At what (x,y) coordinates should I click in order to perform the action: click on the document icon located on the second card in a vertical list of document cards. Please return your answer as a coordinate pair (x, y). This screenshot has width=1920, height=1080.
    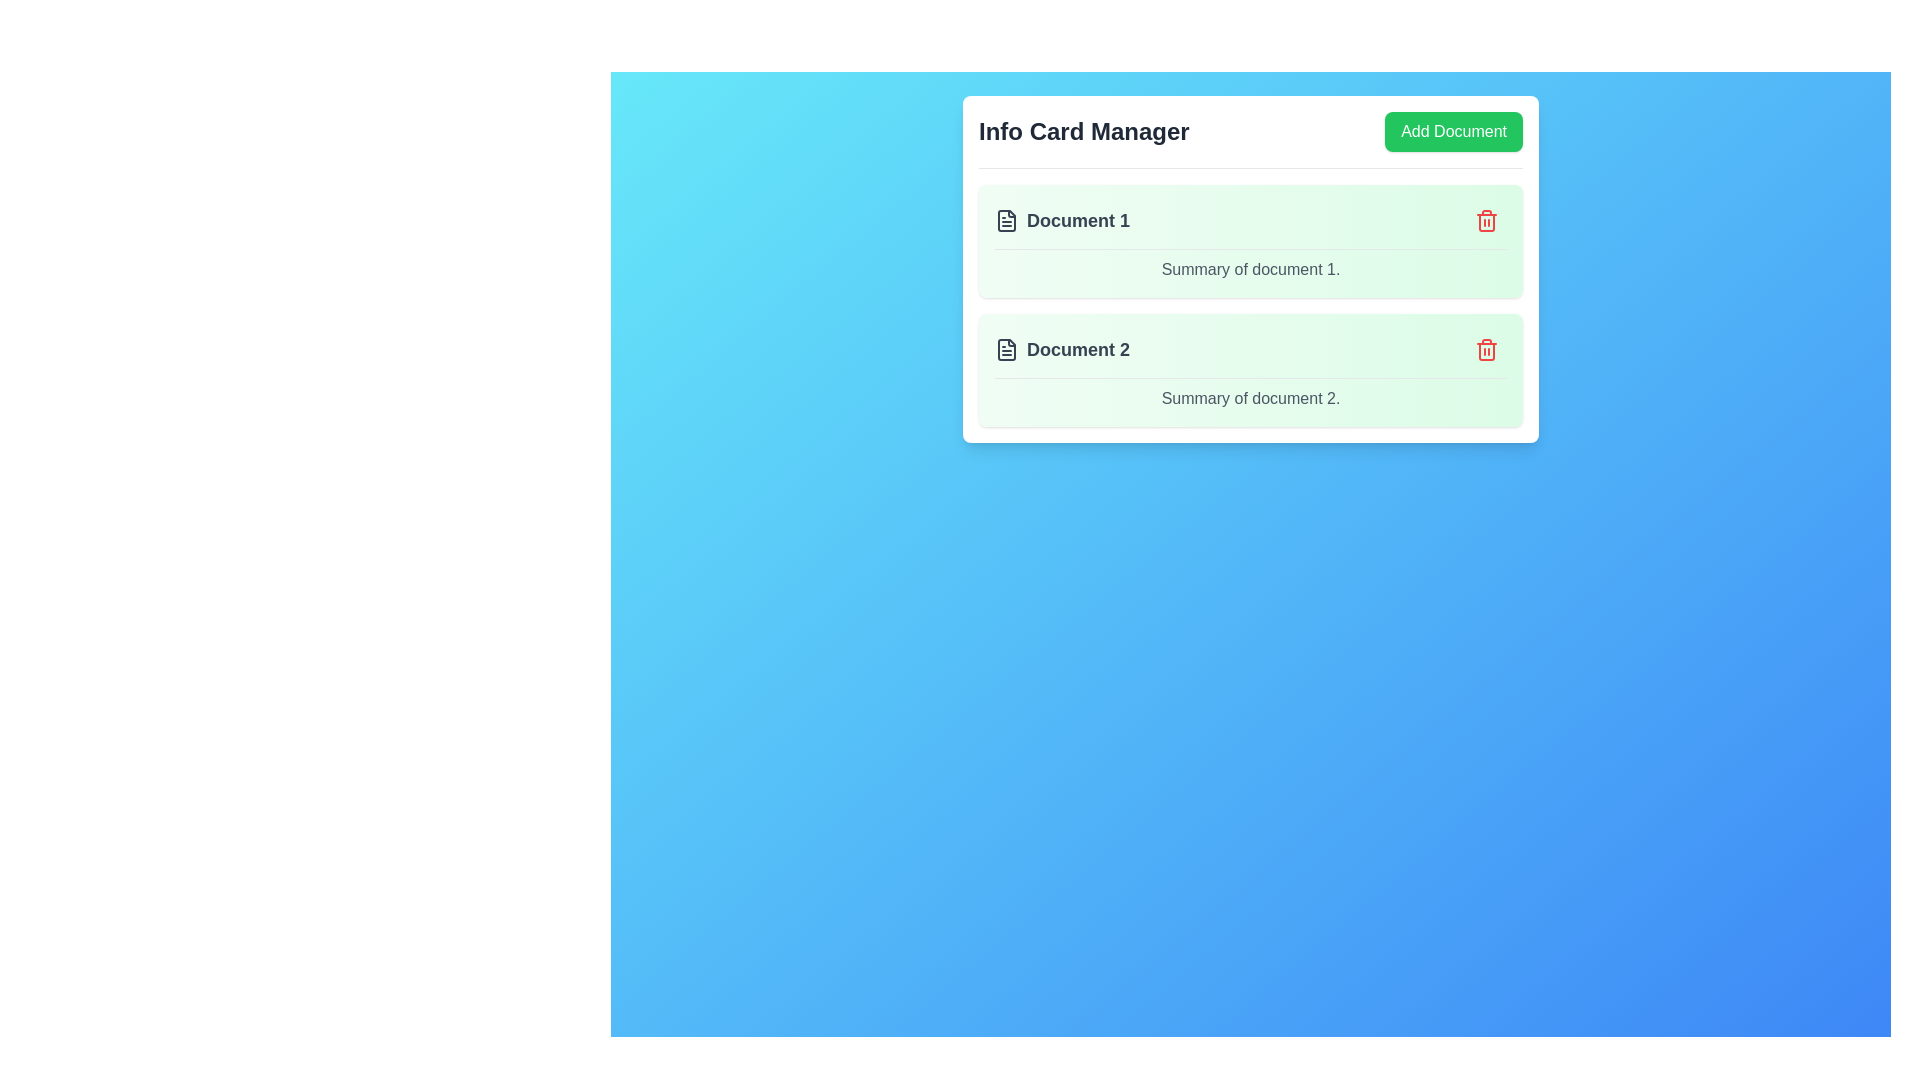
    Looking at the image, I should click on (1007, 349).